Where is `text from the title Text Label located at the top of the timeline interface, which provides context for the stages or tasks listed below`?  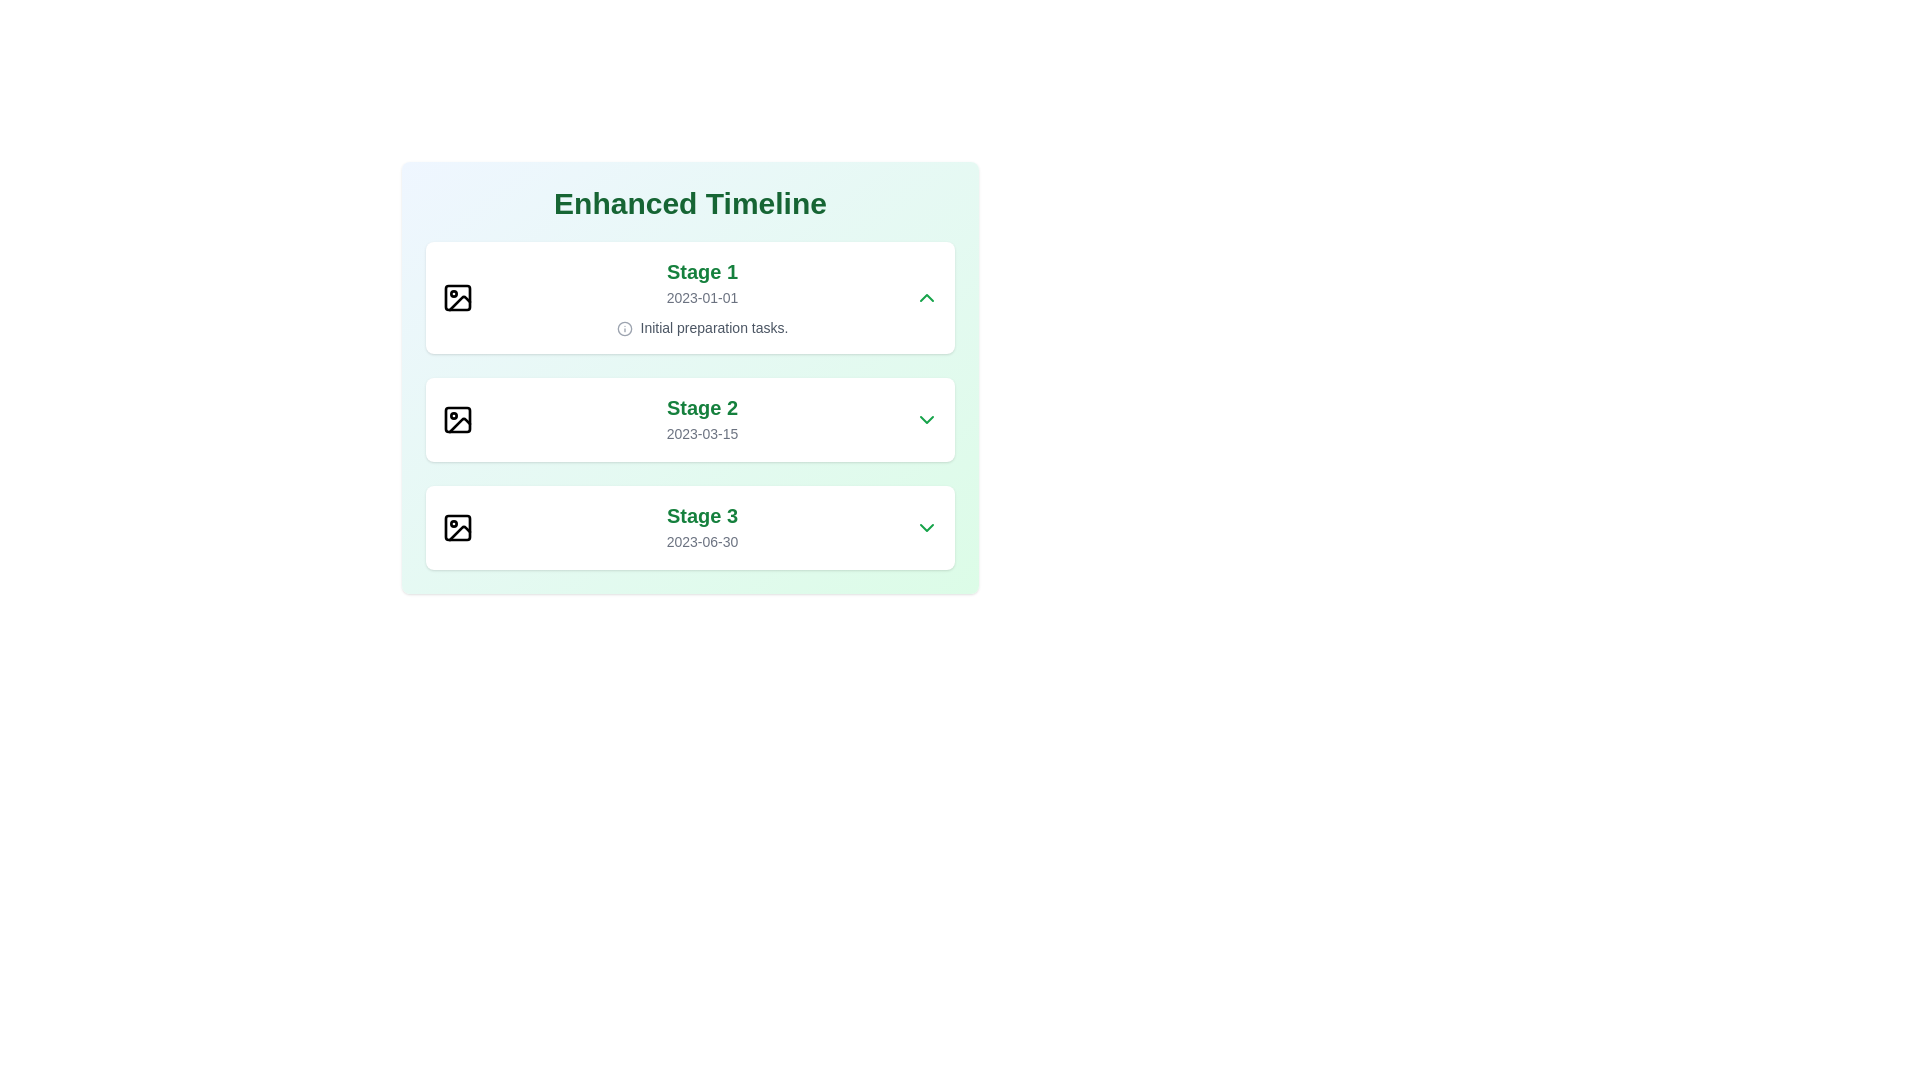
text from the title Text Label located at the top of the timeline interface, which provides context for the stages or tasks listed below is located at coordinates (690, 204).